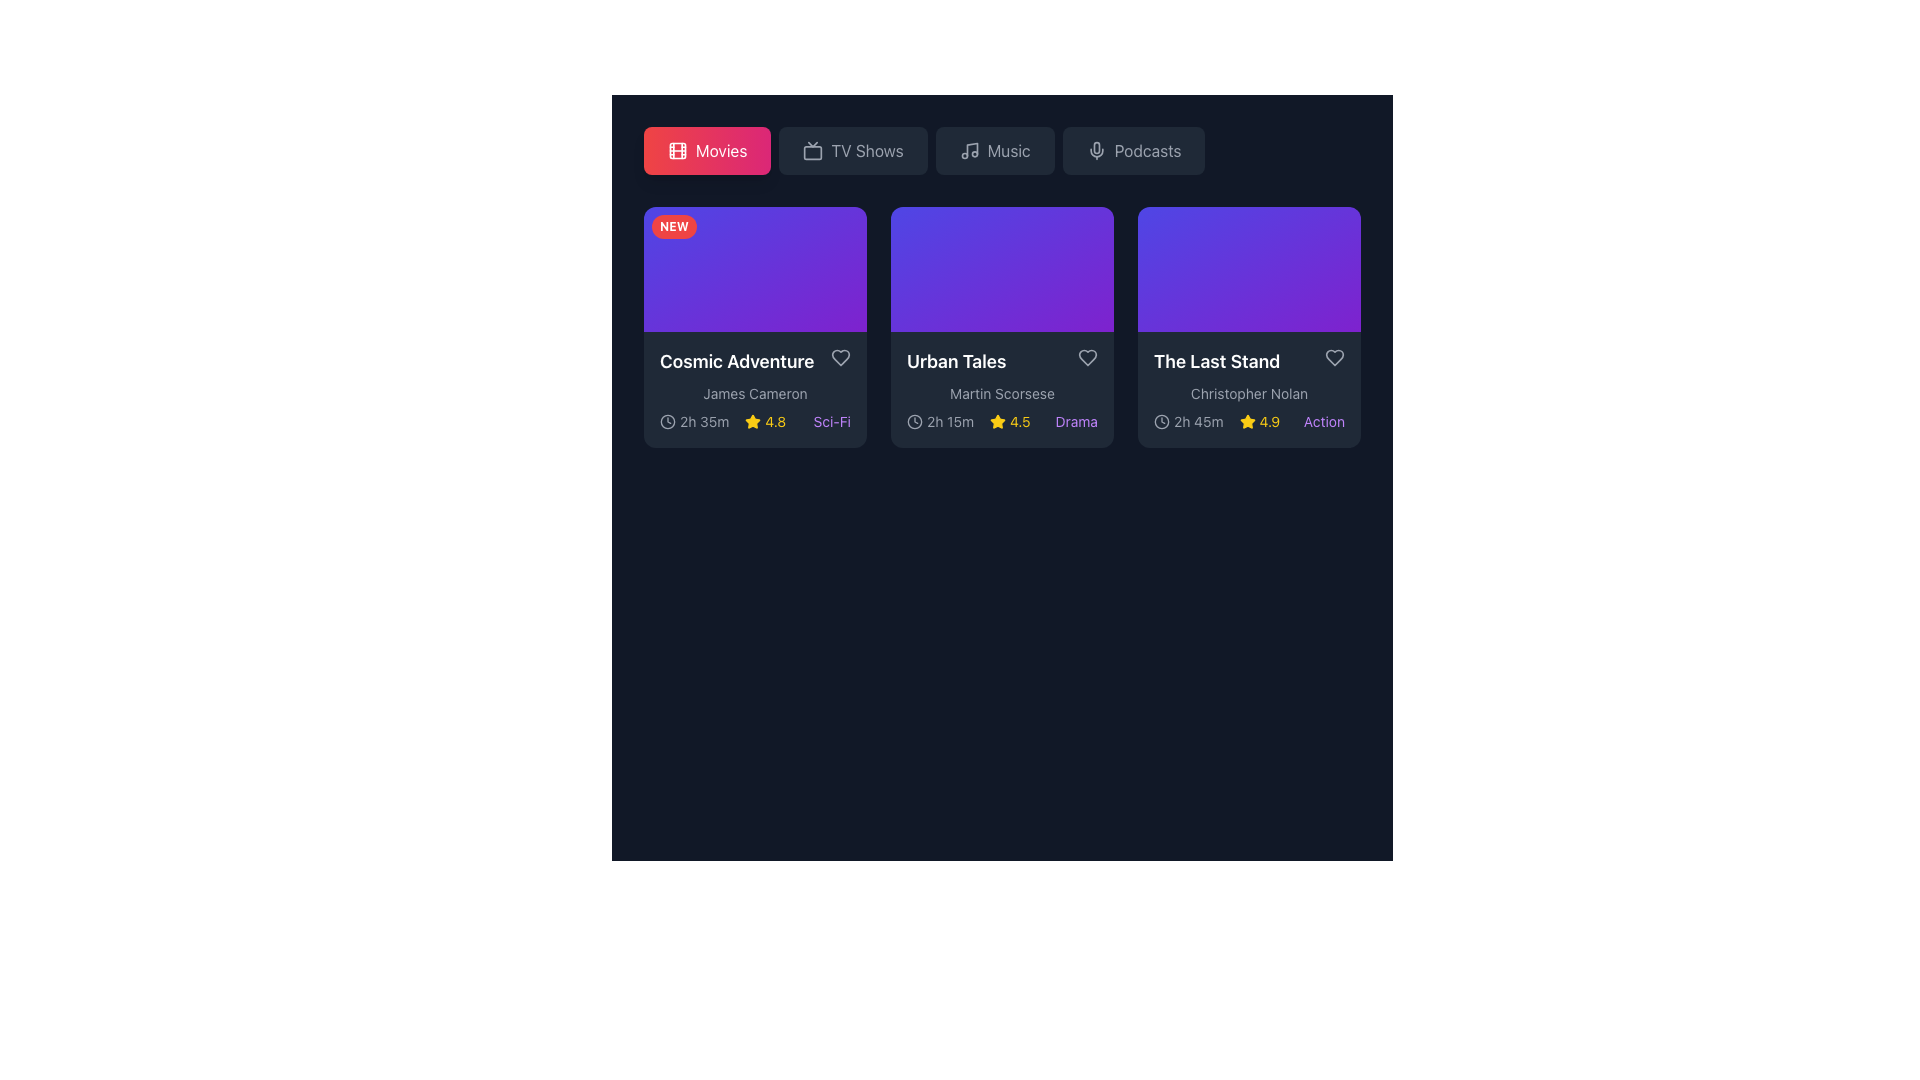 The width and height of the screenshot is (1920, 1080). Describe the element at coordinates (998, 421) in the screenshot. I see `the yellow star icon representing a rating symbol located to the left of the rating score text '4.5' in the second movie card titled 'Urban Tales'` at that location.